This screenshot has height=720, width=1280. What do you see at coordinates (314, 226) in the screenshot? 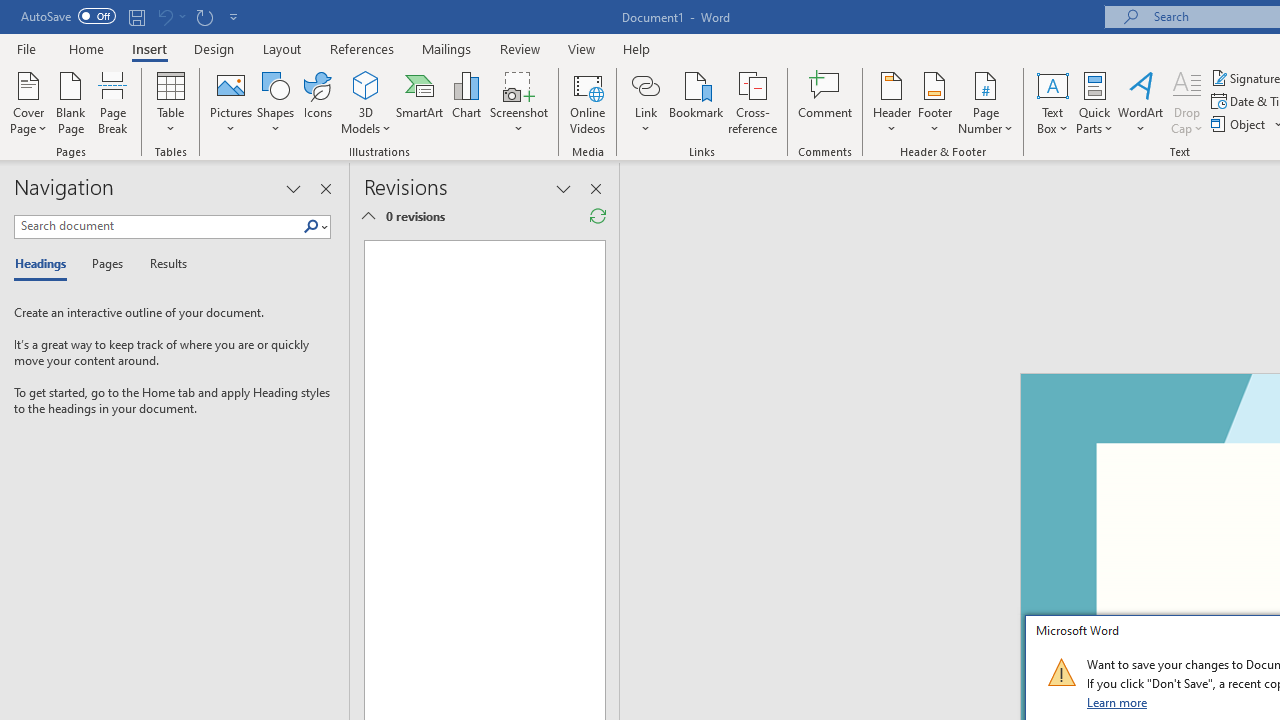
I see `'Search'` at bounding box center [314, 226].